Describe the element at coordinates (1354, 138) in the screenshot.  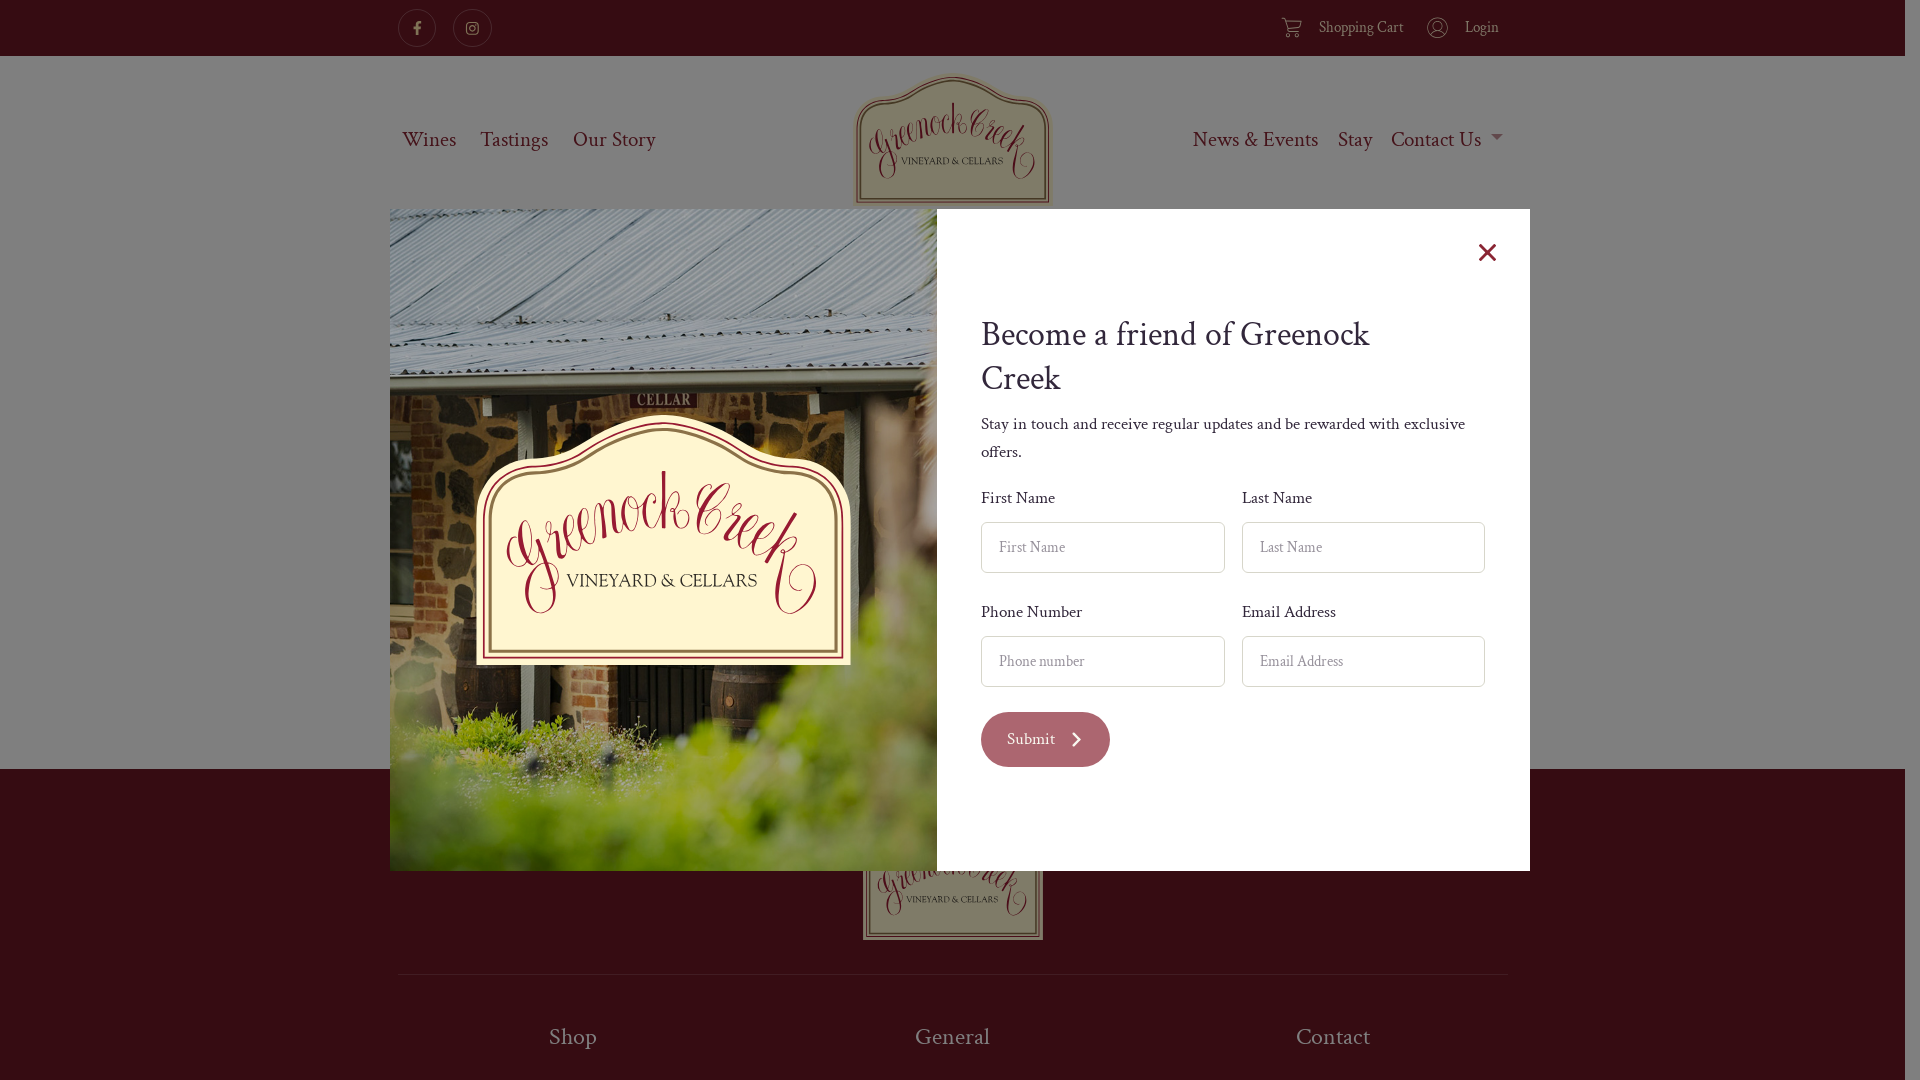
I see `'Stay'` at that location.